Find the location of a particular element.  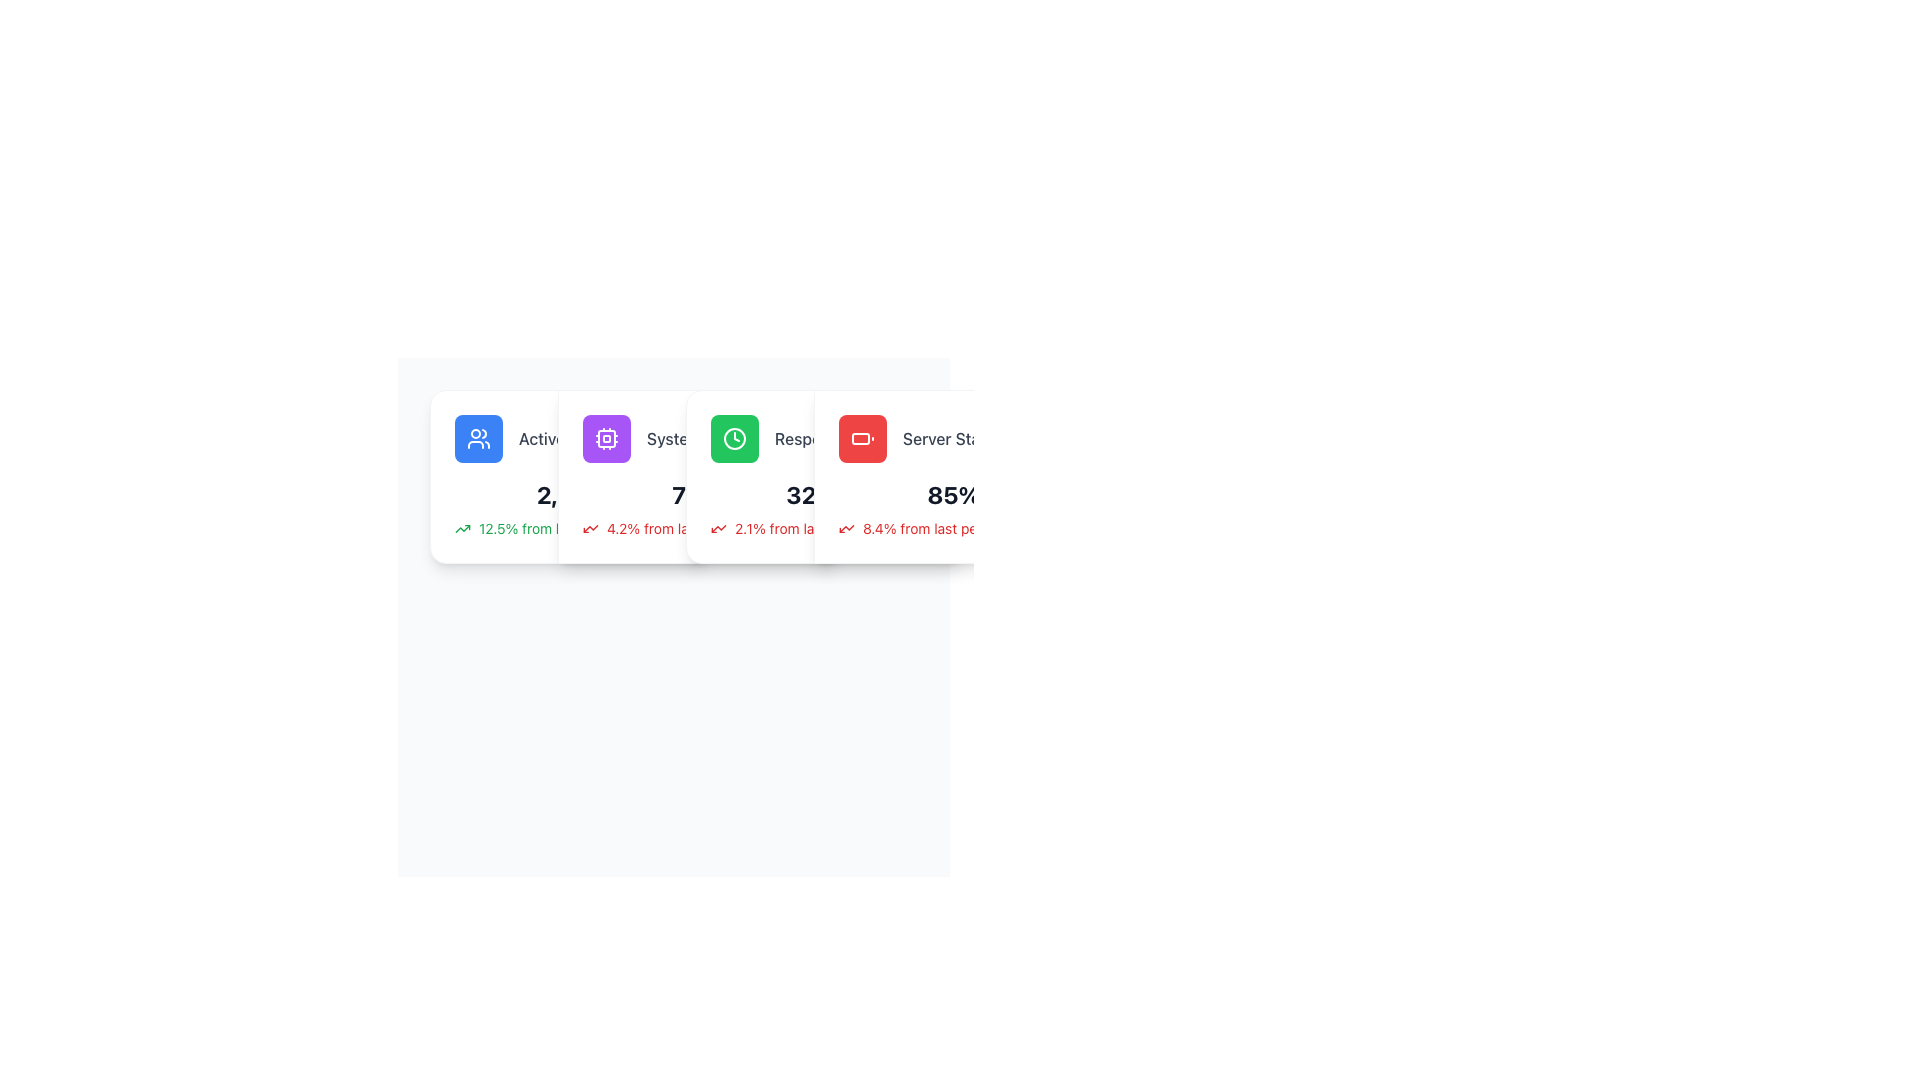

the 'Server Status' text next to the red battery icon is located at coordinates (953, 438).